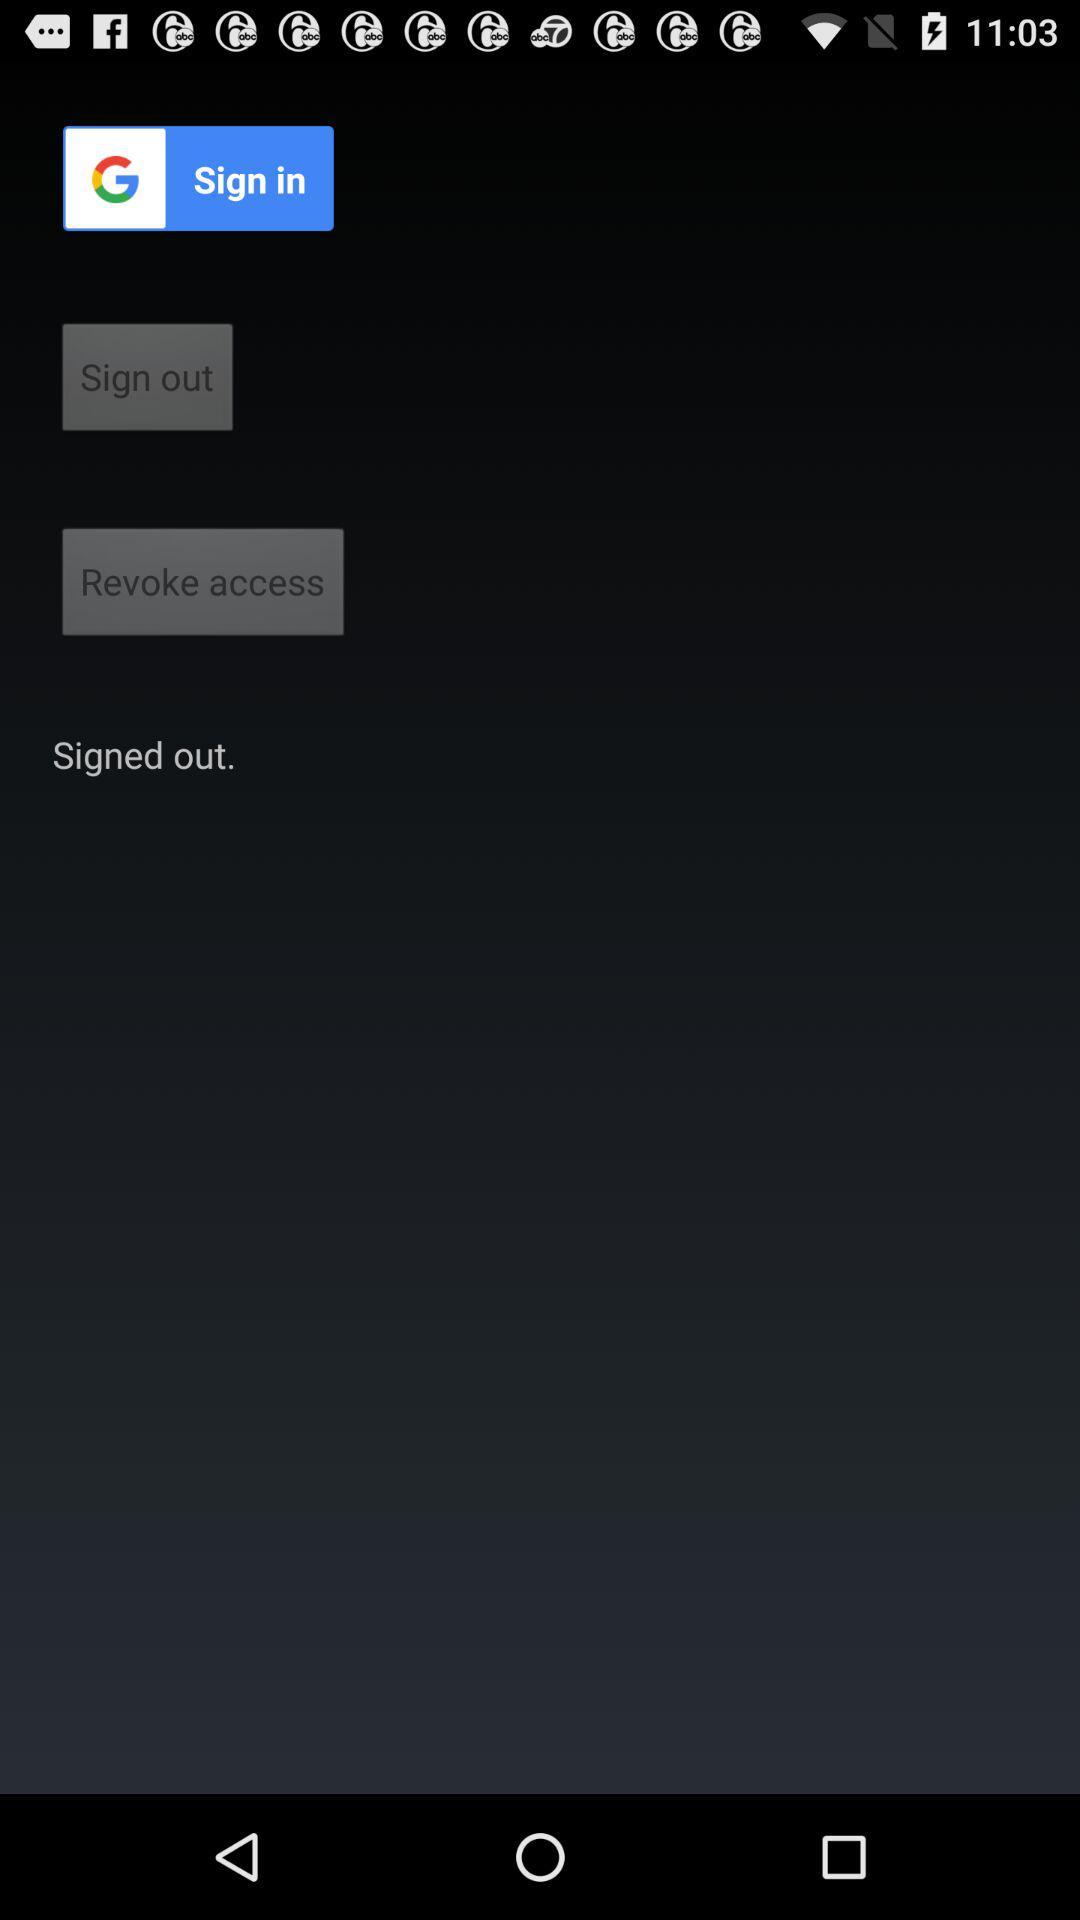  Describe the element at coordinates (198, 178) in the screenshot. I see `the item above sign out item` at that location.